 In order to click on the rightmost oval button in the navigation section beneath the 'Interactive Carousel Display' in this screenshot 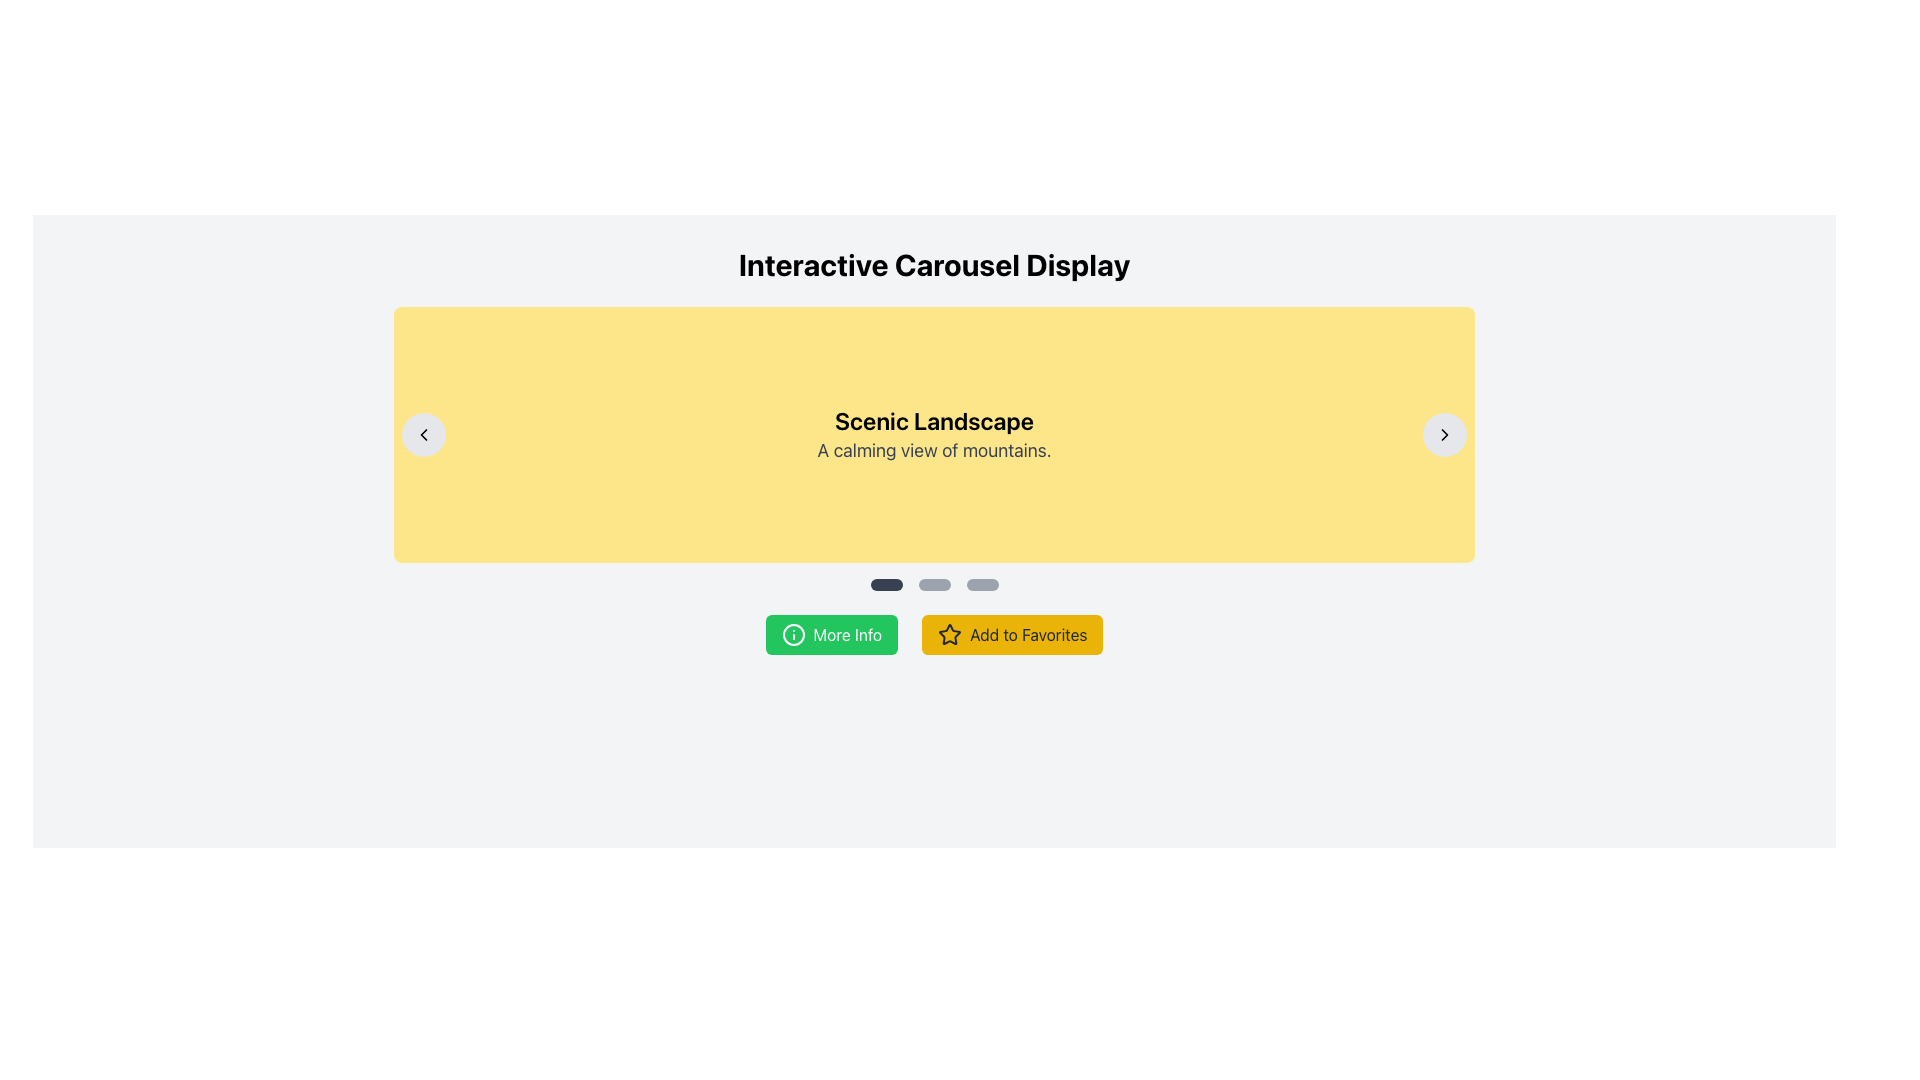, I will do `click(982, 585)`.